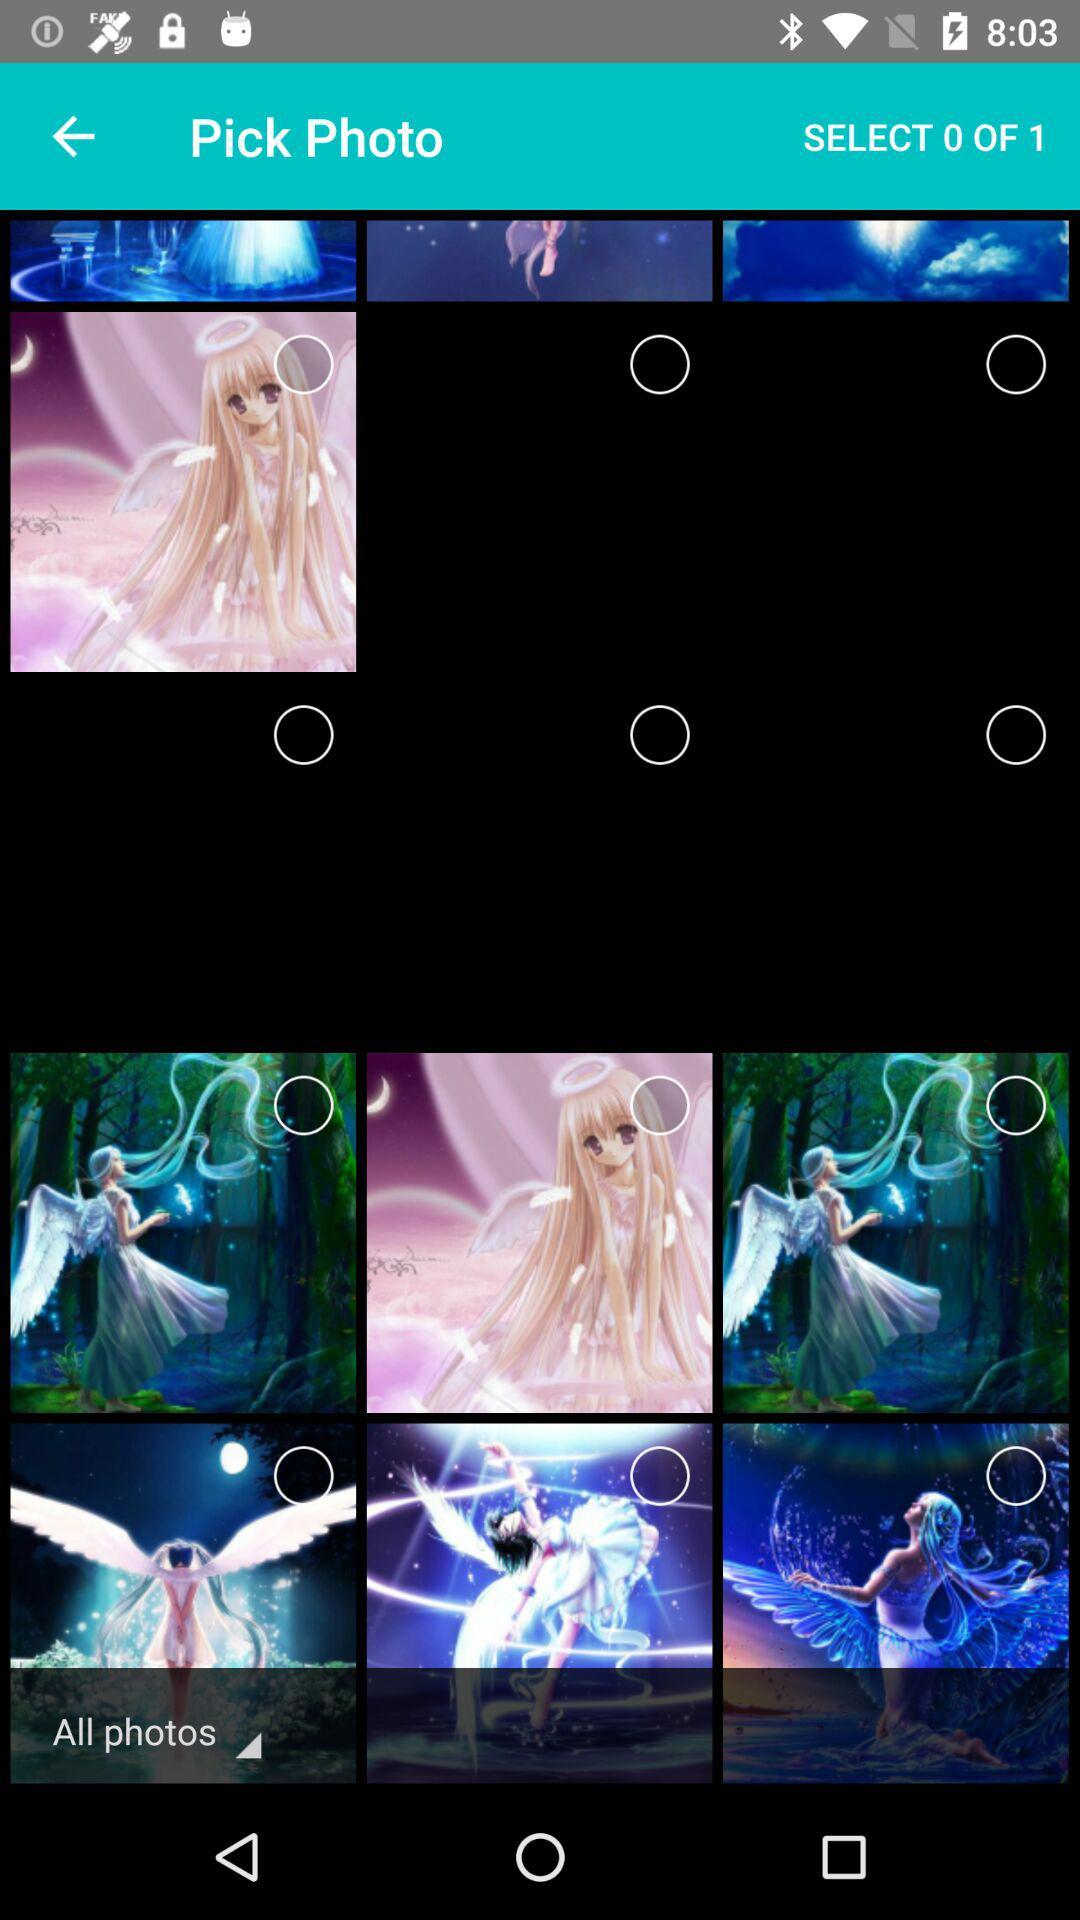 The image size is (1080, 1920). Describe the element at coordinates (659, 1476) in the screenshot. I see `include picture` at that location.